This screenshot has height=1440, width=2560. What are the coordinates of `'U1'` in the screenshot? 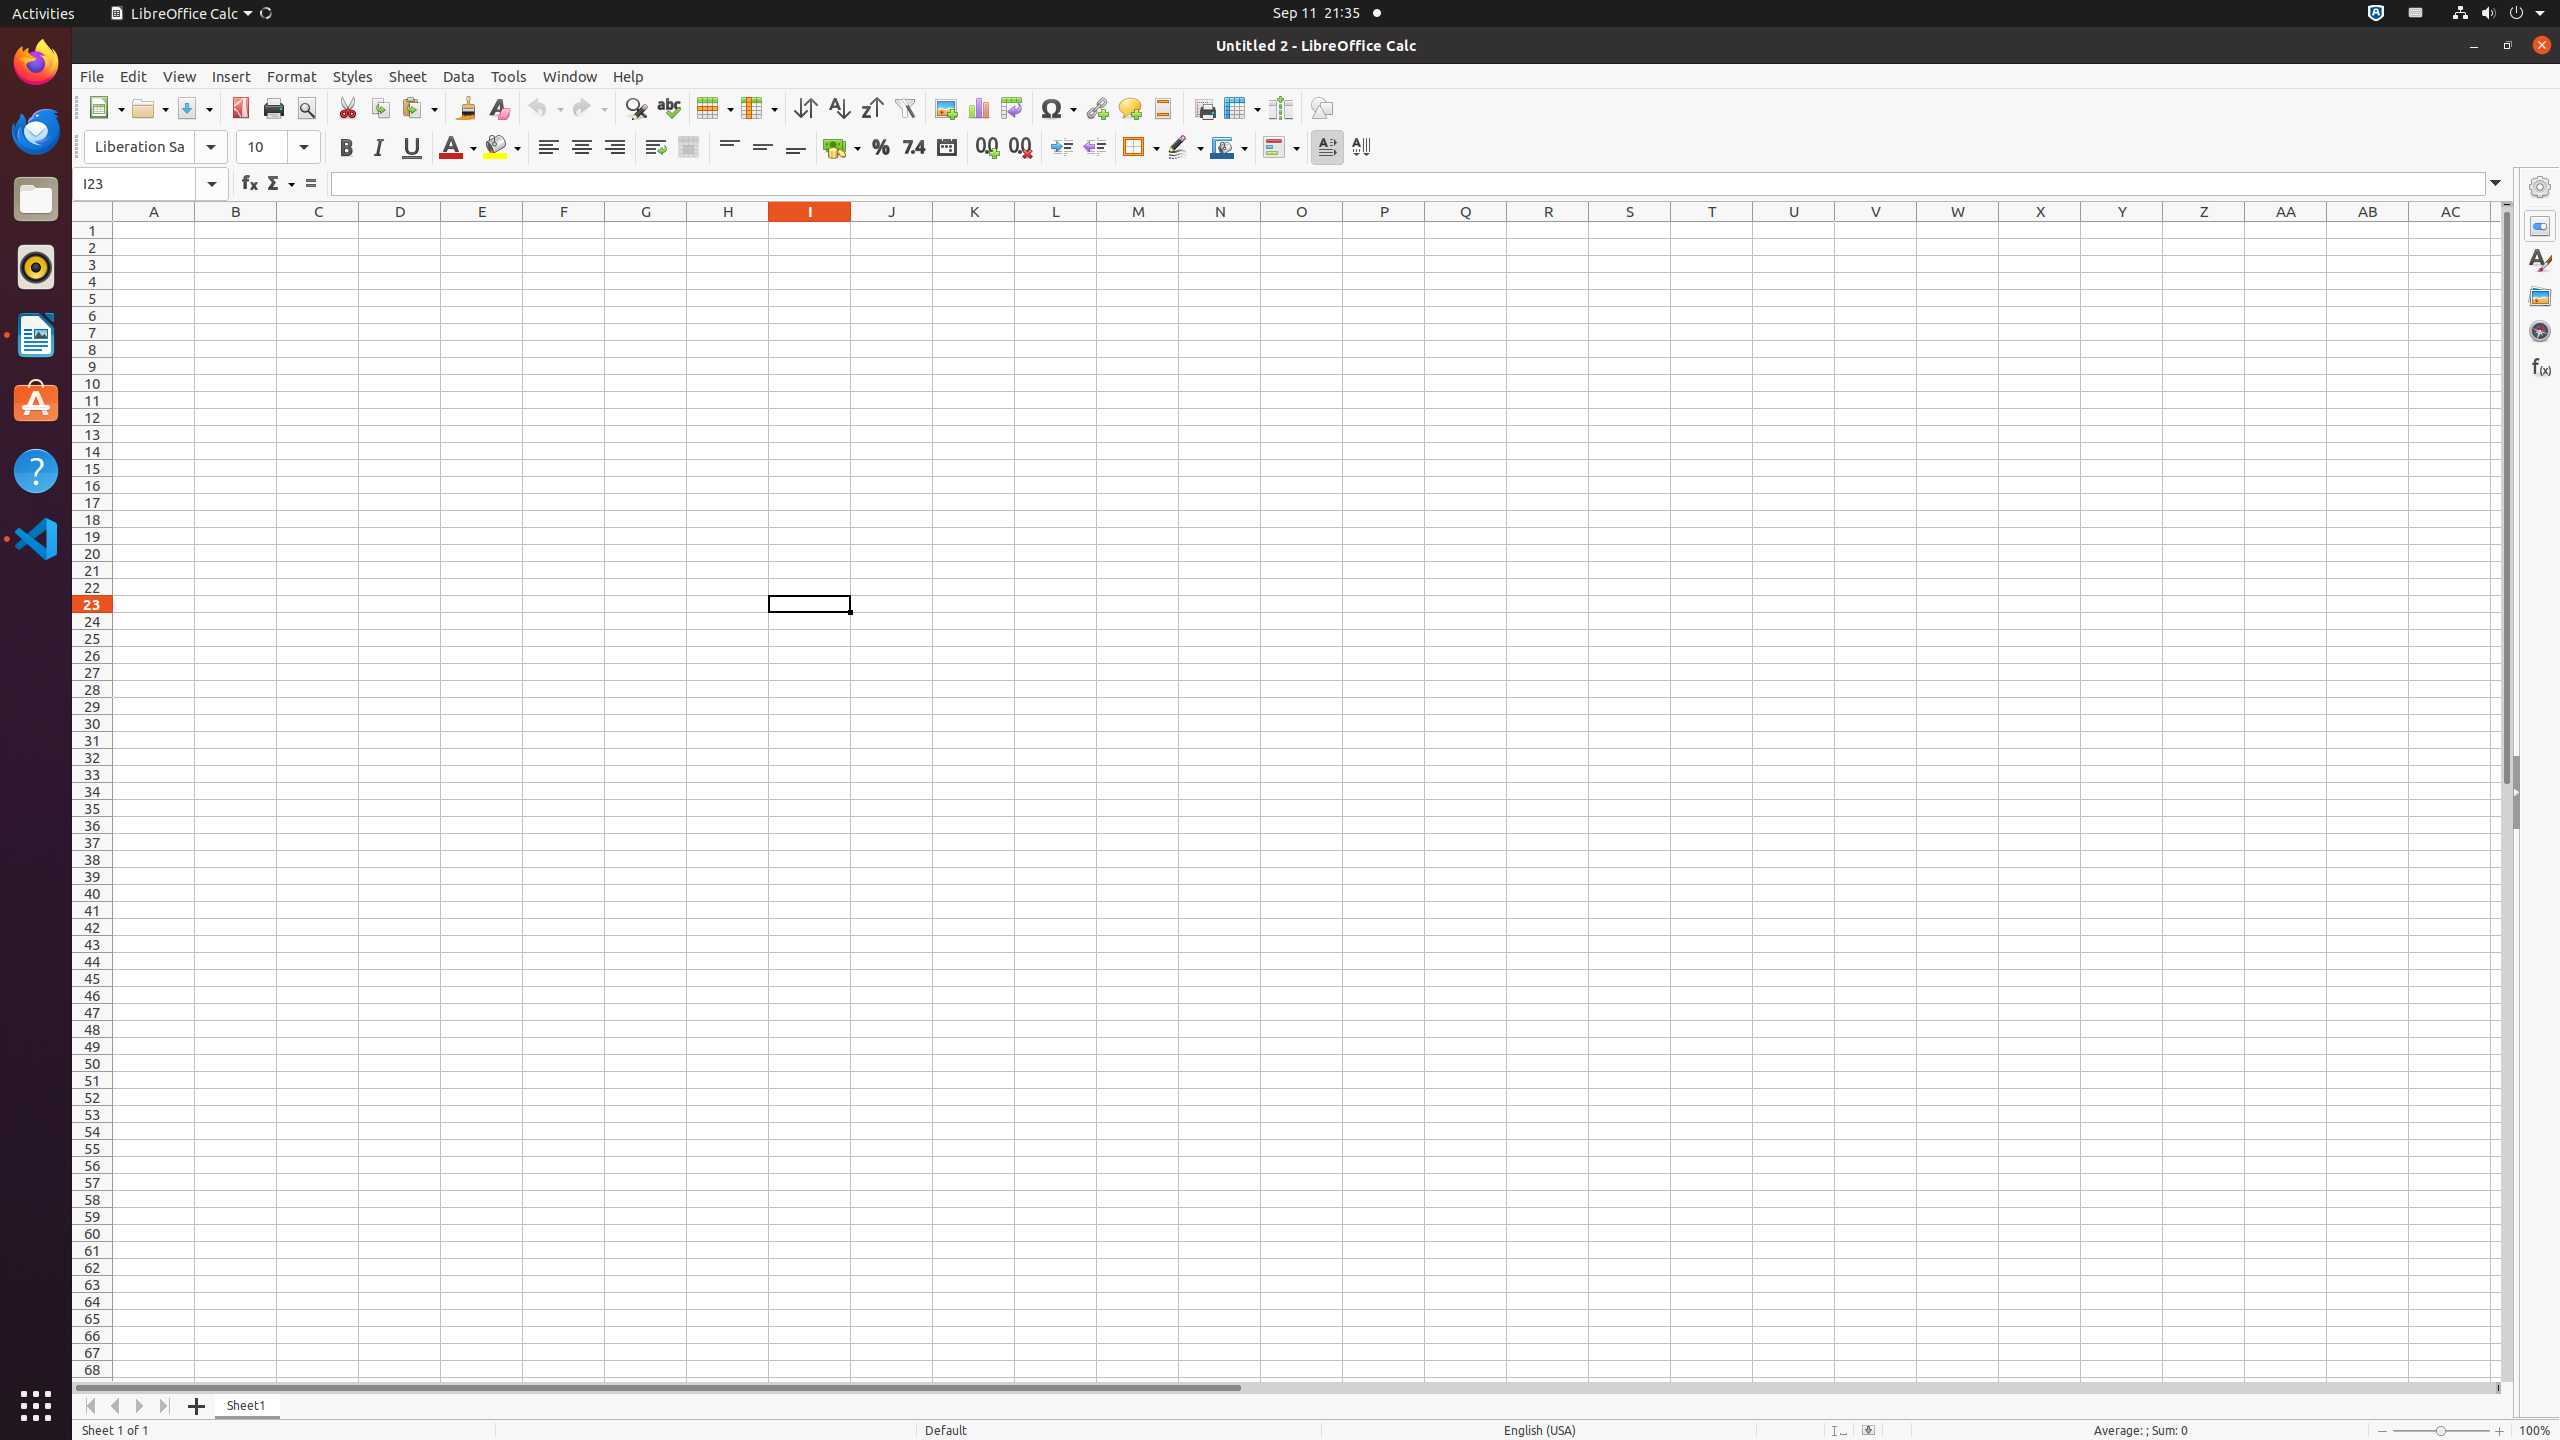 It's located at (1793, 229).